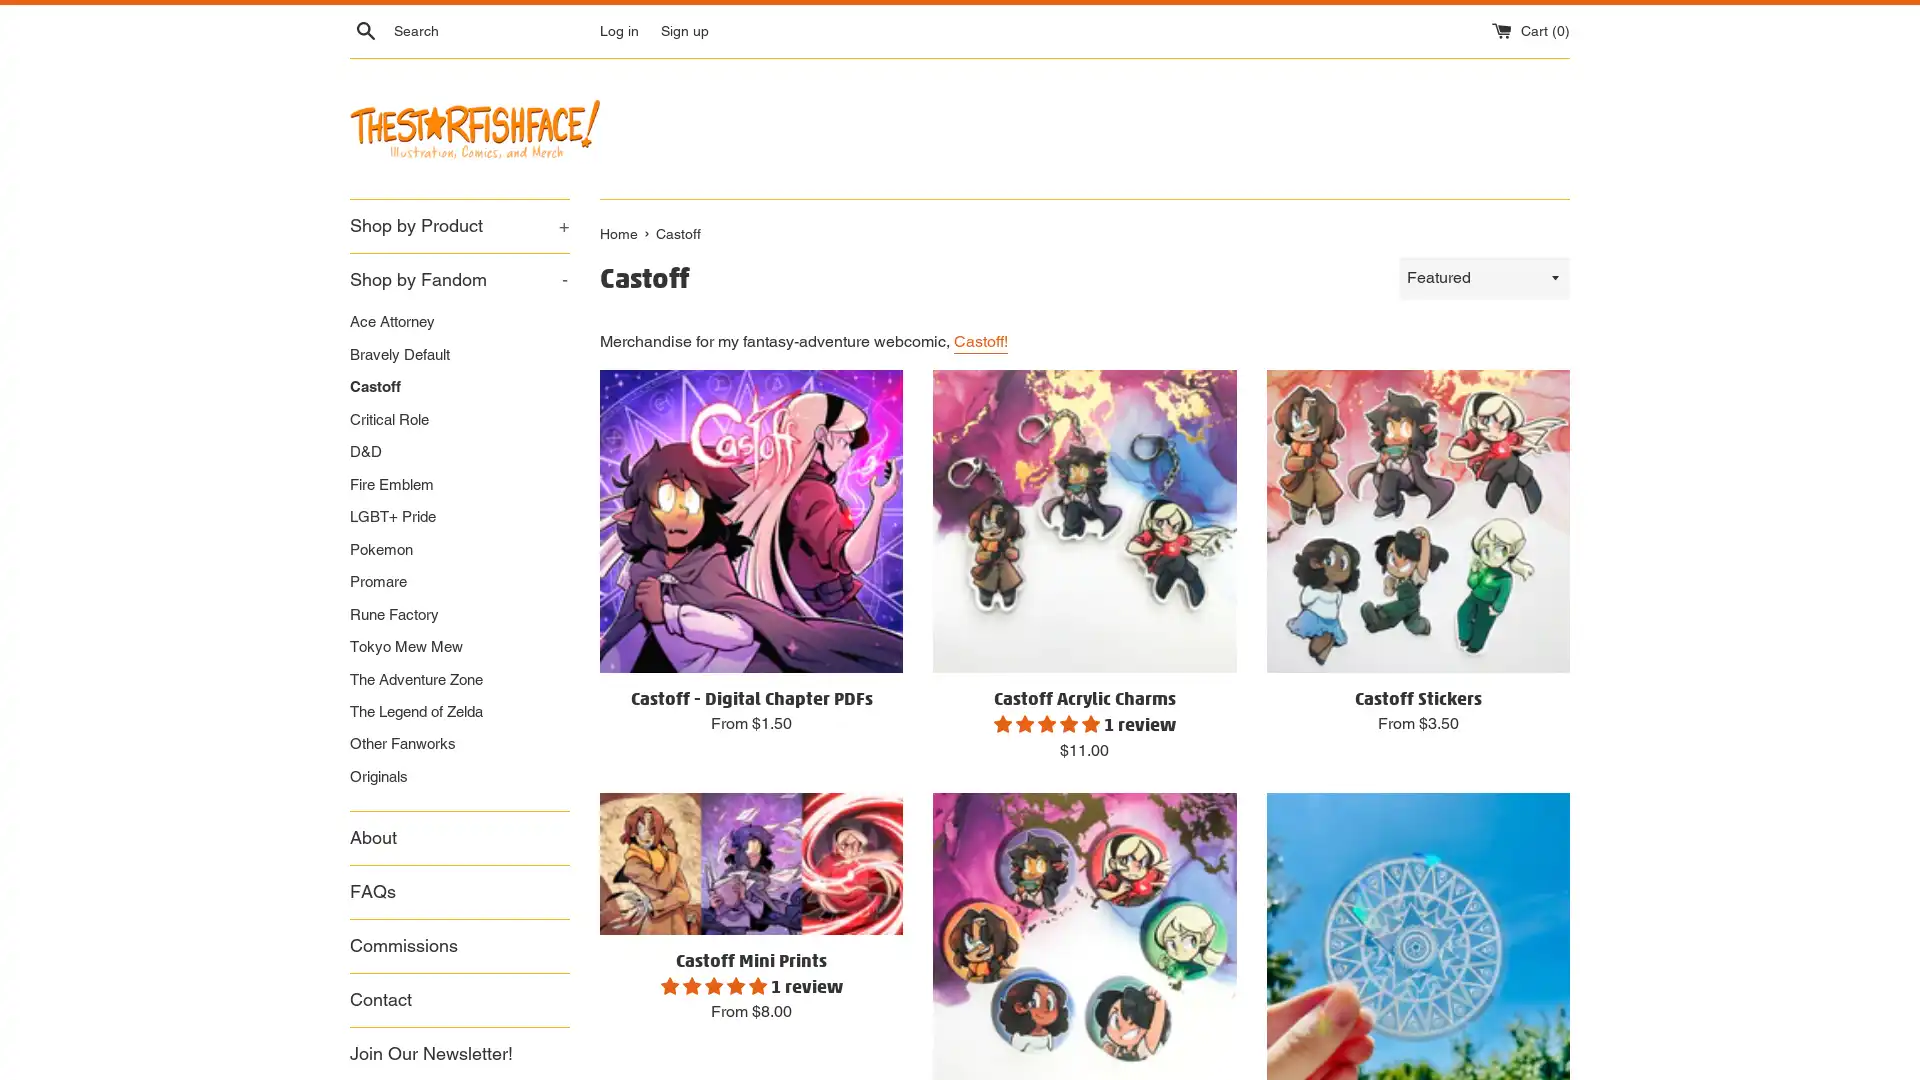 The width and height of the screenshot is (1920, 1080). I want to click on Shop by Product, so click(459, 225).